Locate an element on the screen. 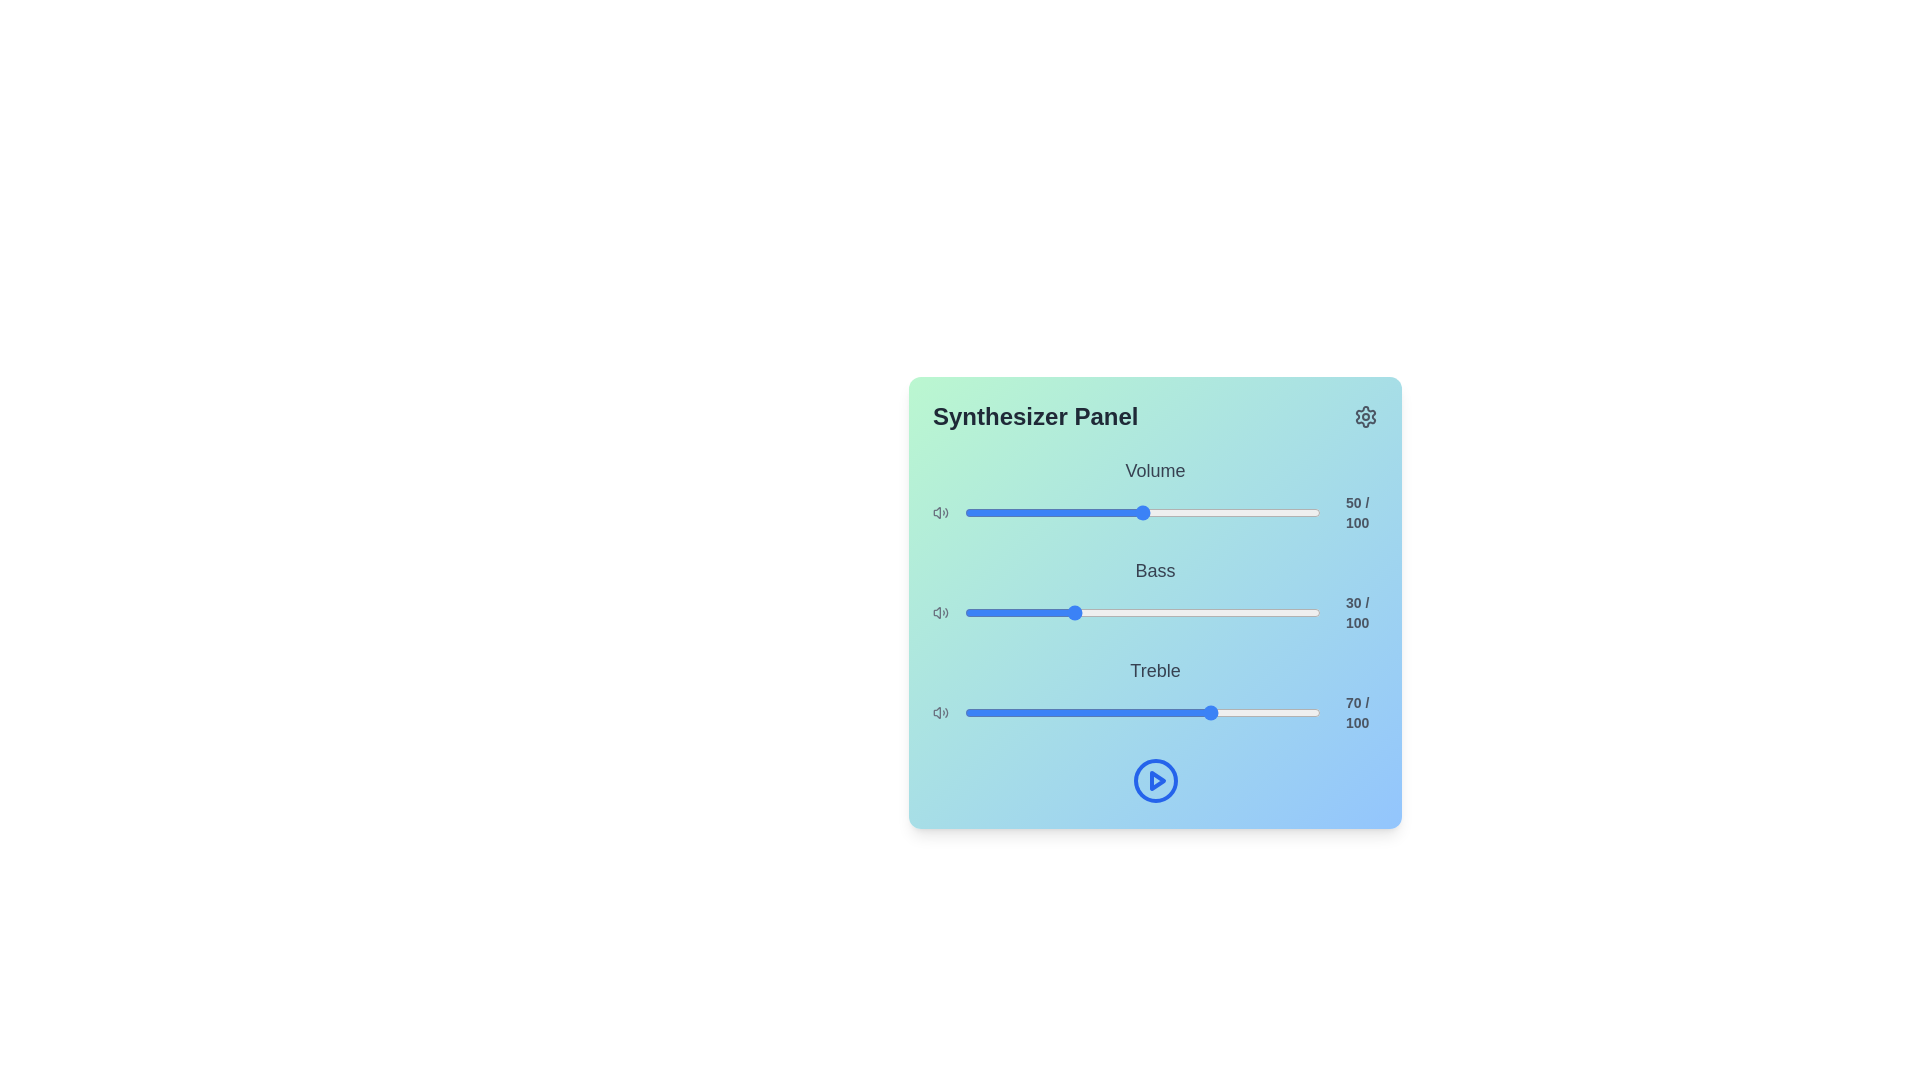  the bass slider to set the bass level to 62 is located at coordinates (1185, 612).